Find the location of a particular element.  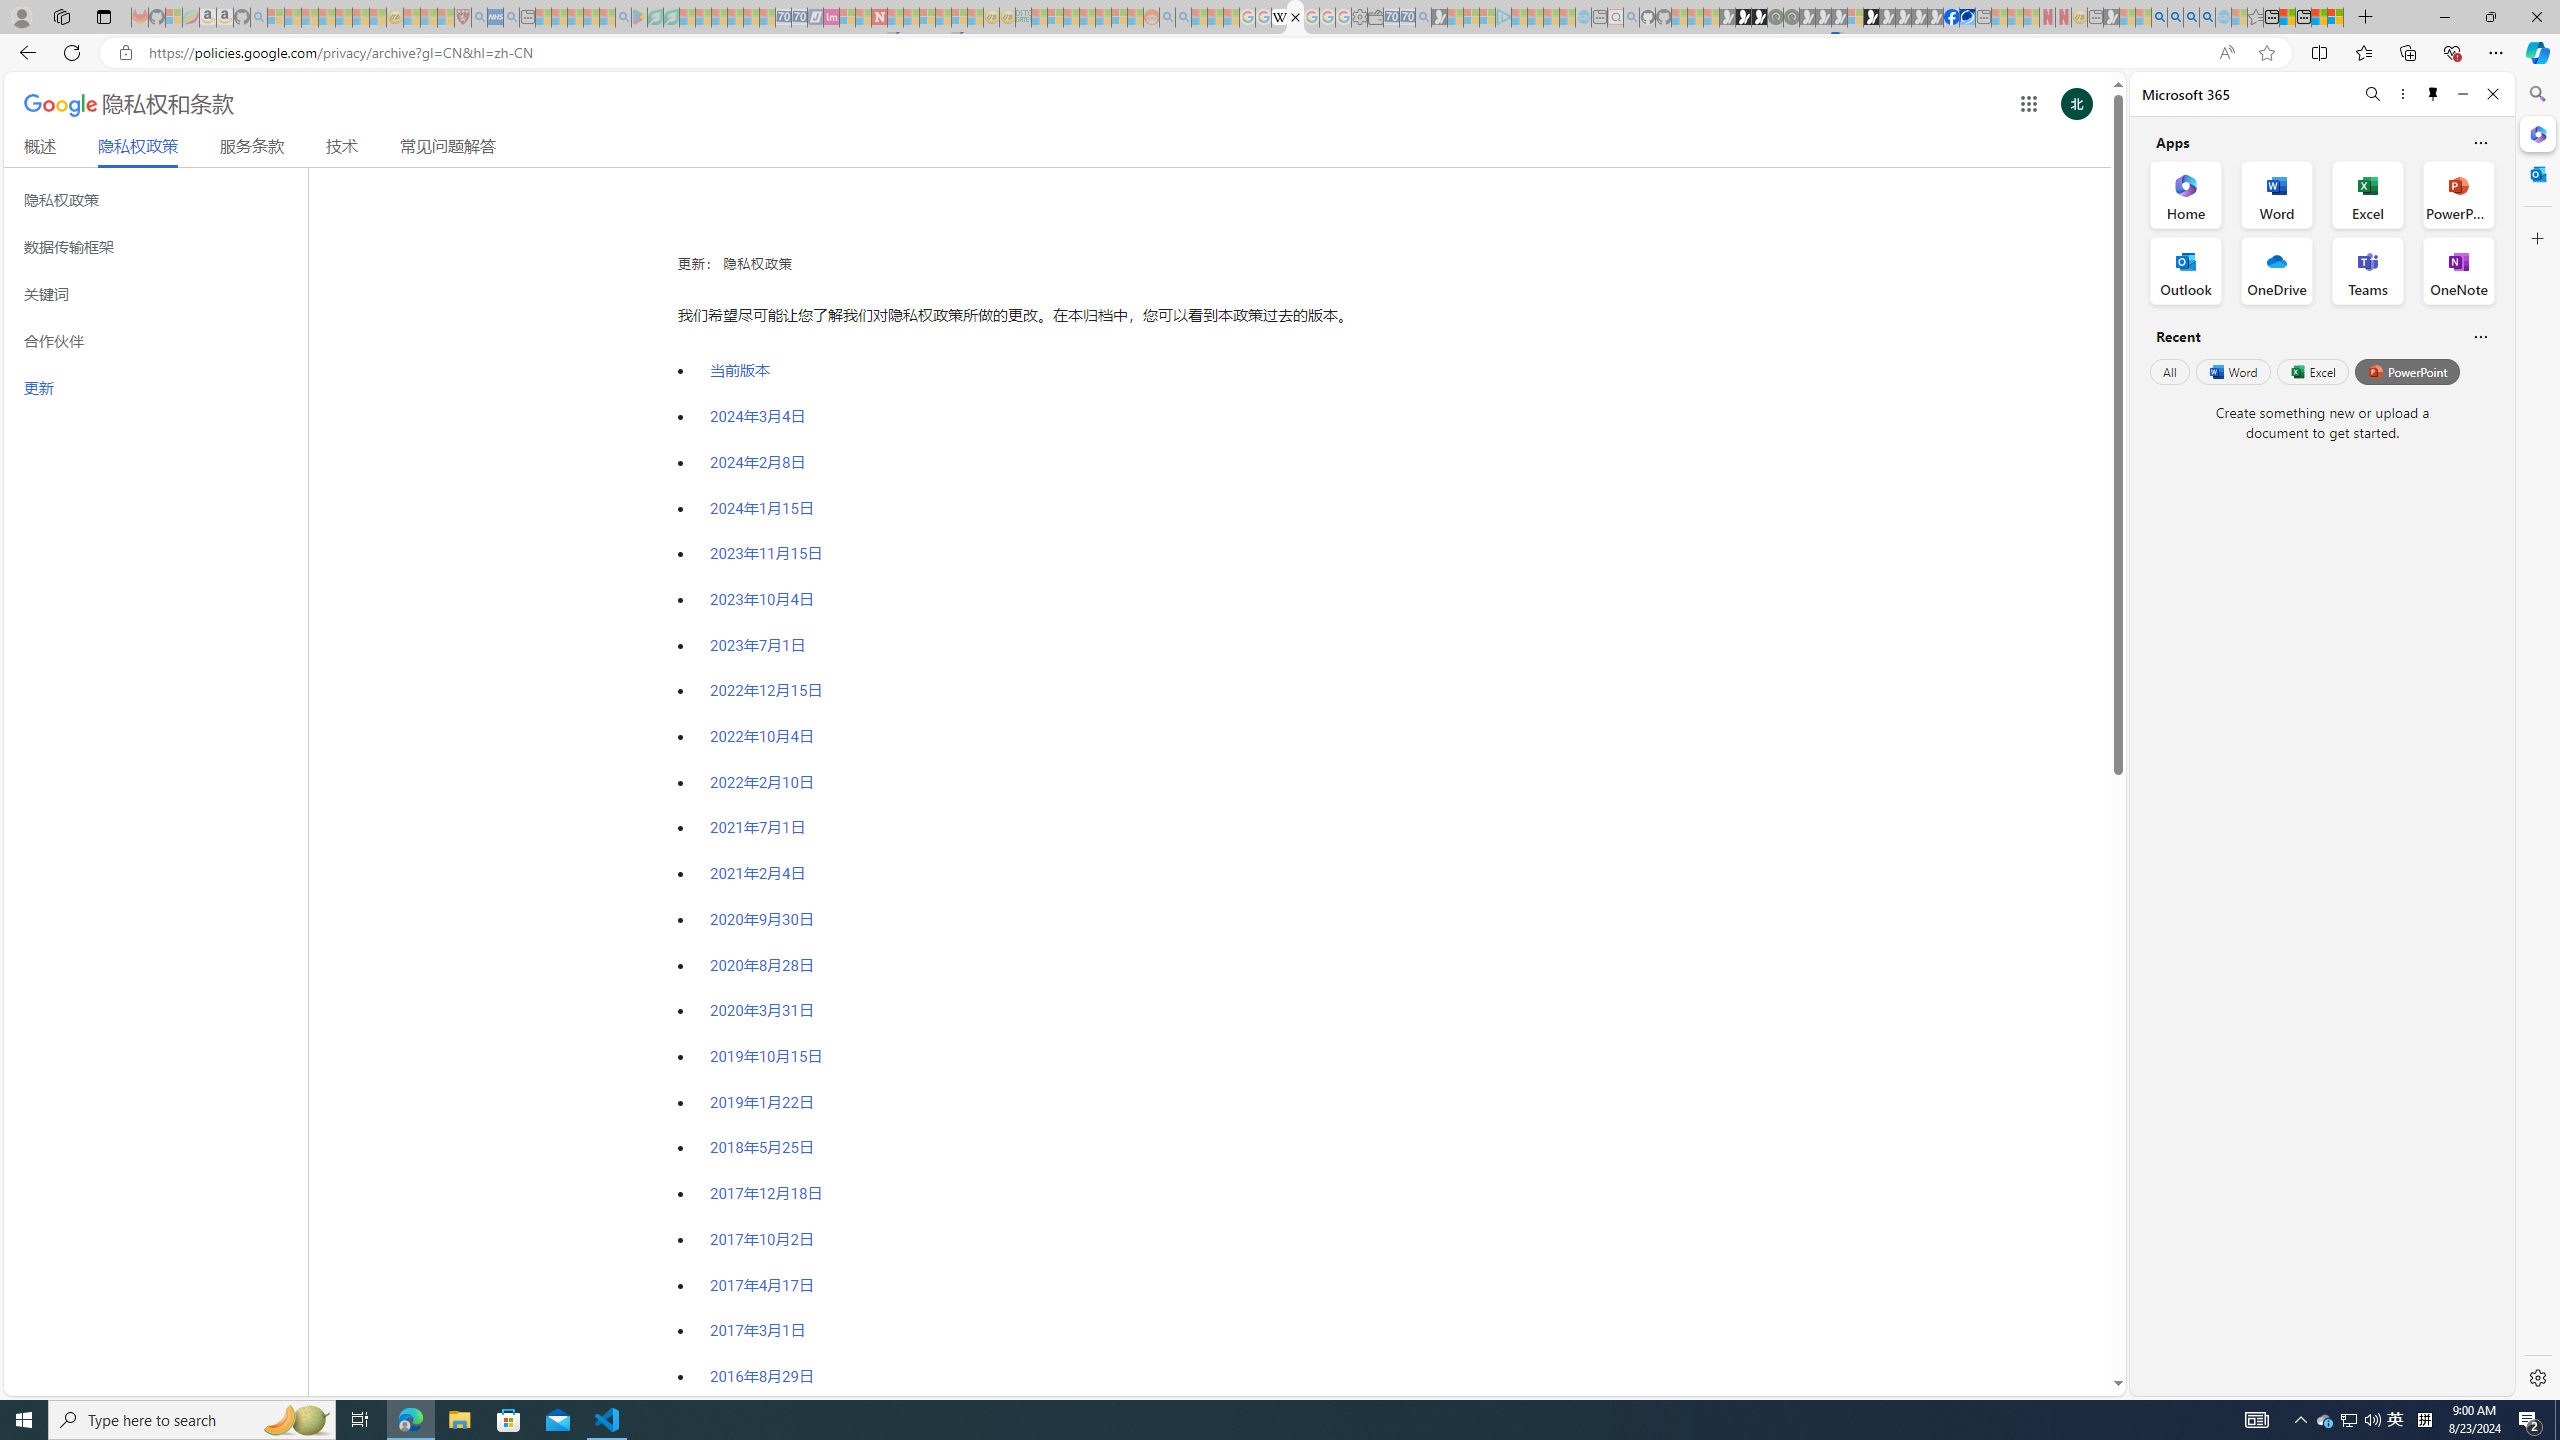

'PowerPoint Office App' is located at coordinates (2458, 195).